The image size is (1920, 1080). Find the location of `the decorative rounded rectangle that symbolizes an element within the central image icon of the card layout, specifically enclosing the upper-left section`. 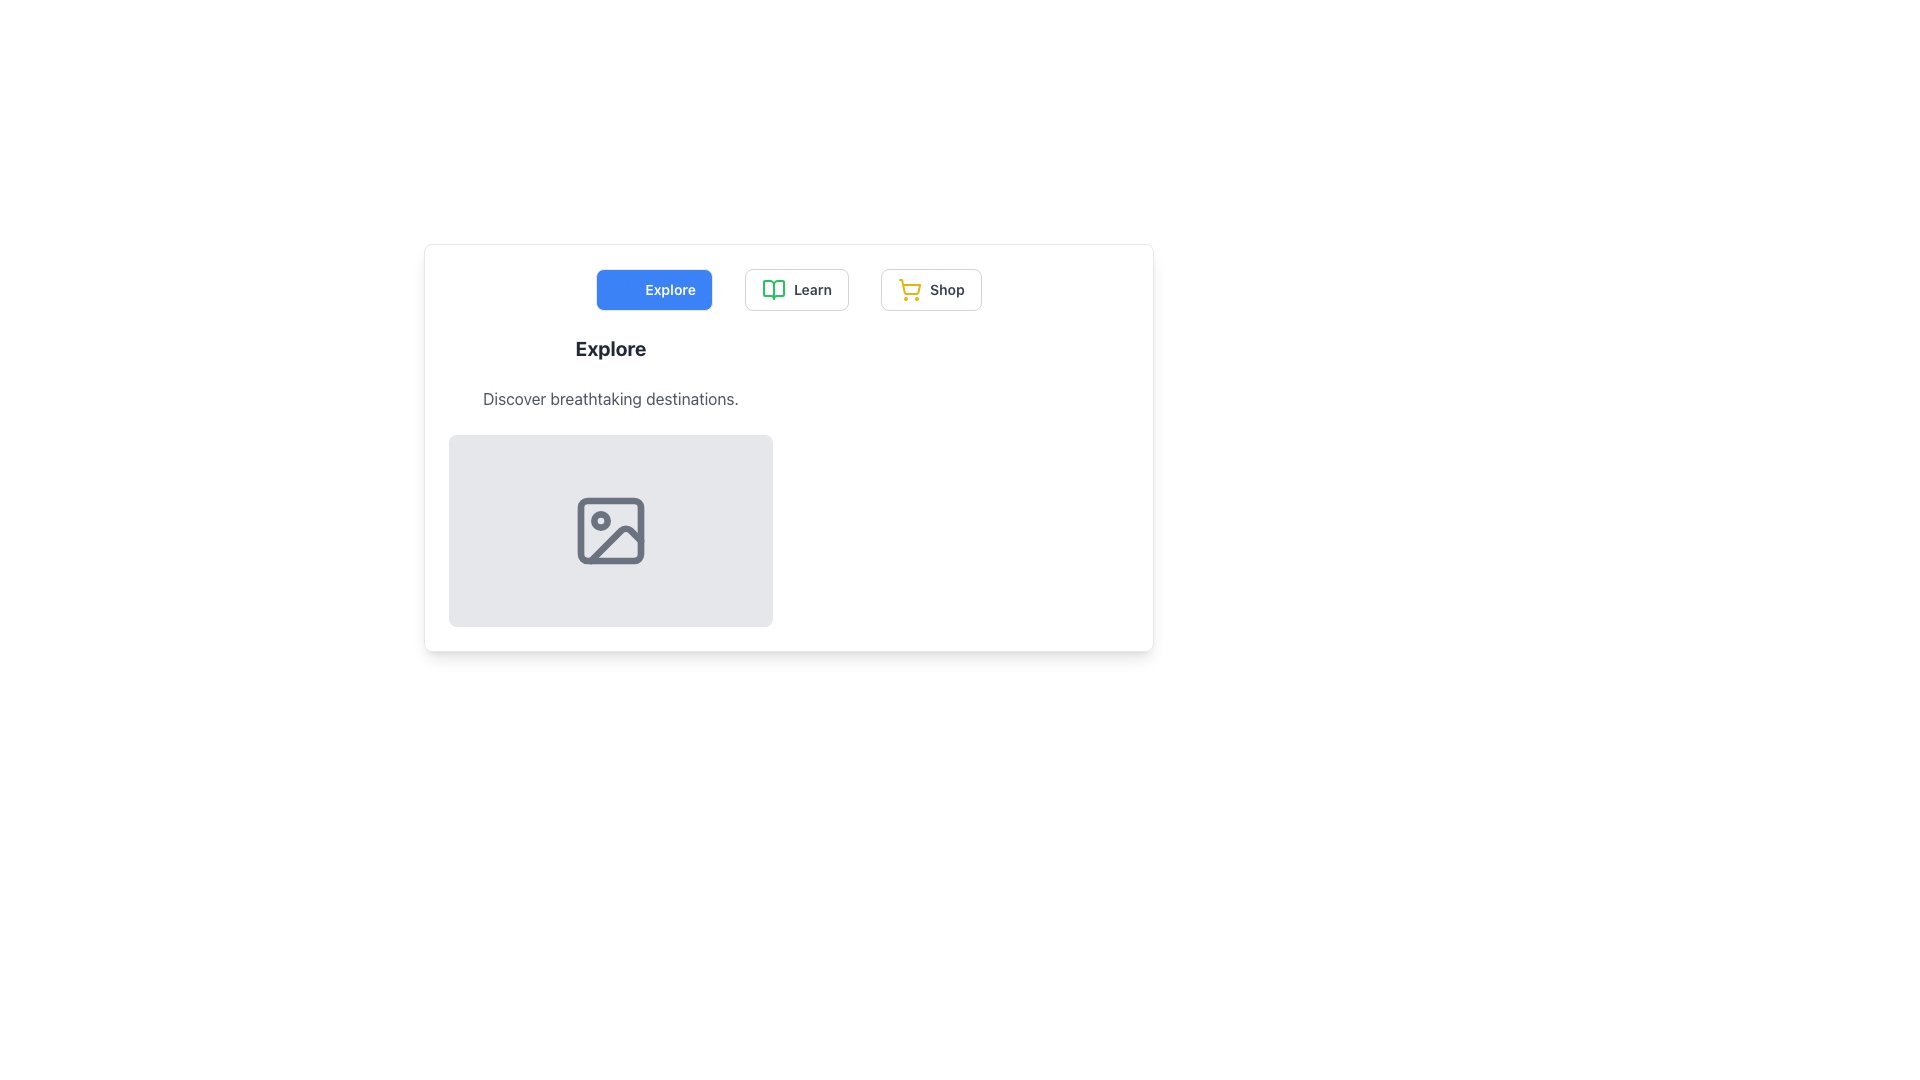

the decorative rounded rectangle that symbolizes an element within the central image icon of the card layout, specifically enclosing the upper-left section is located at coordinates (609, 530).